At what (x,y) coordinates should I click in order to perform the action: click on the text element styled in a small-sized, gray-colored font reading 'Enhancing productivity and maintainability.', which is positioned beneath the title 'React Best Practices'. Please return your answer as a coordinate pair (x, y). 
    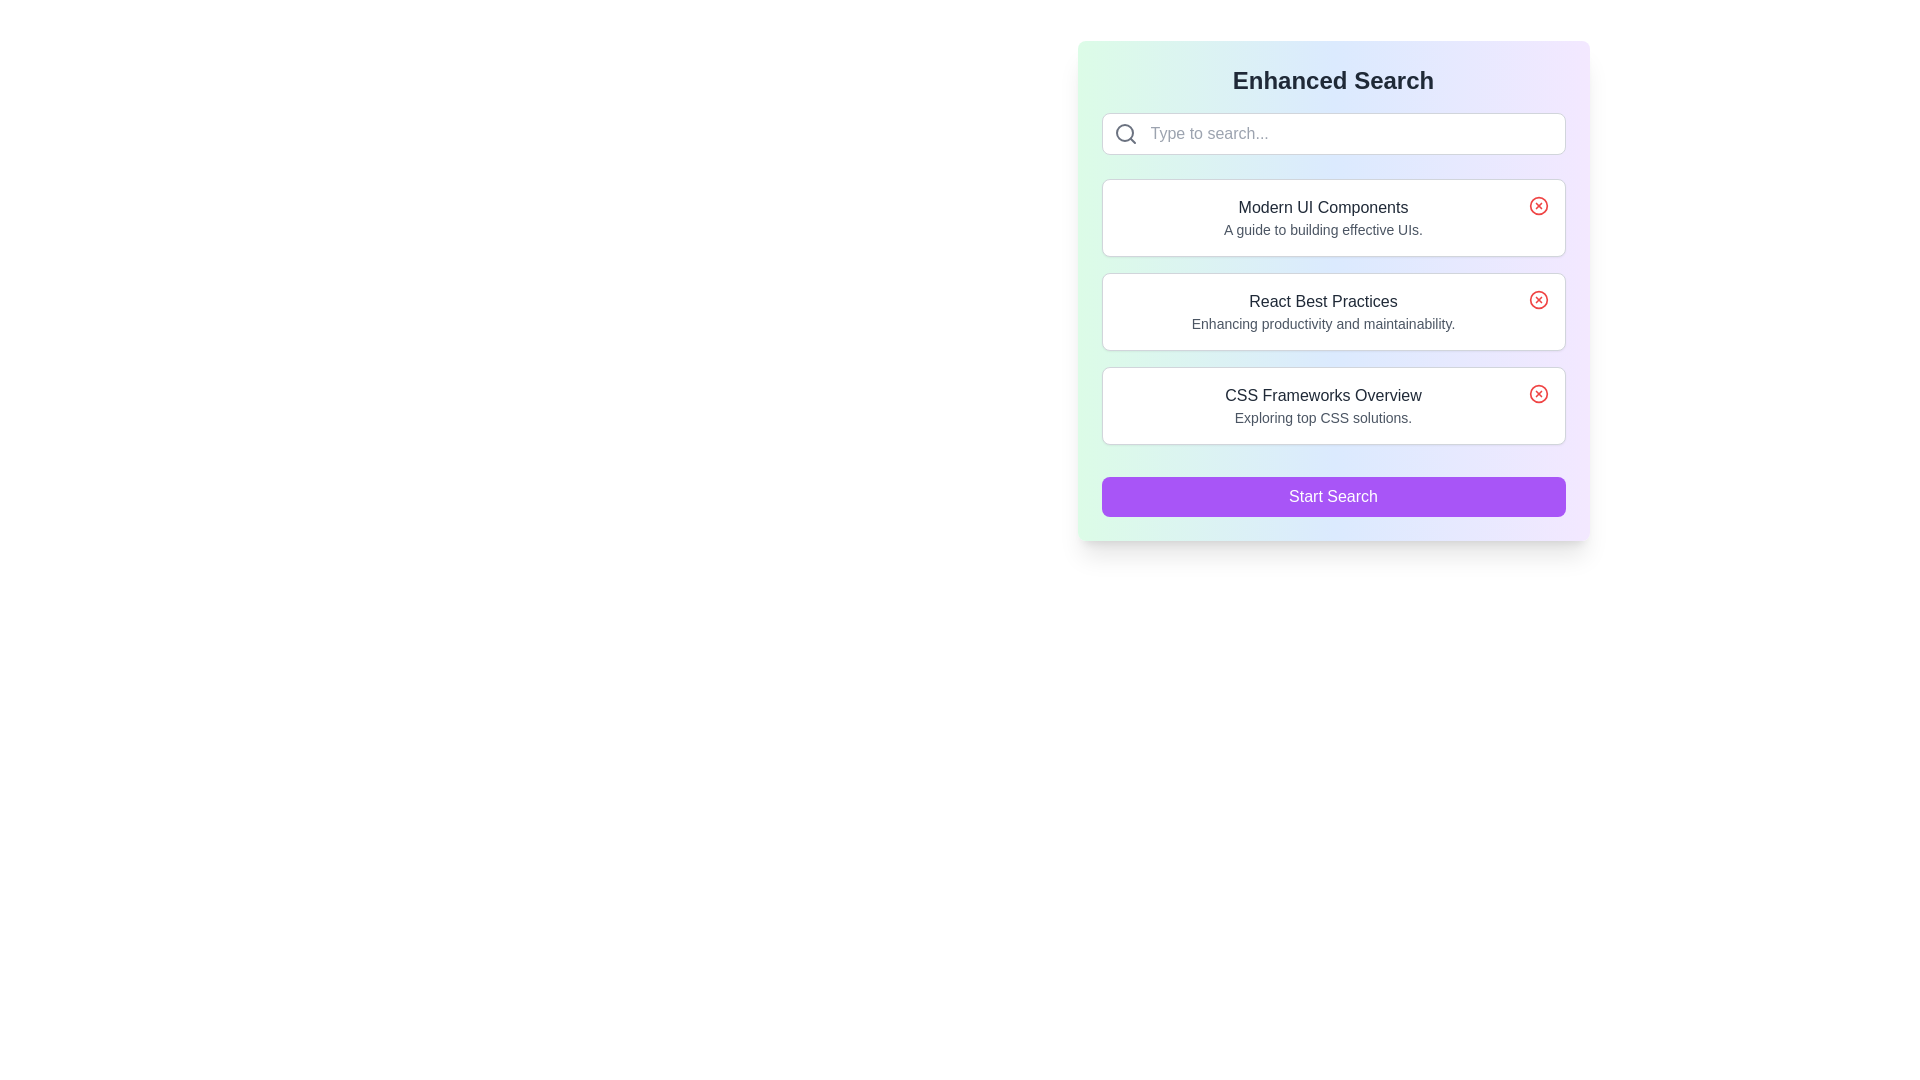
    Looking at the image, I should click on (1323, 323).